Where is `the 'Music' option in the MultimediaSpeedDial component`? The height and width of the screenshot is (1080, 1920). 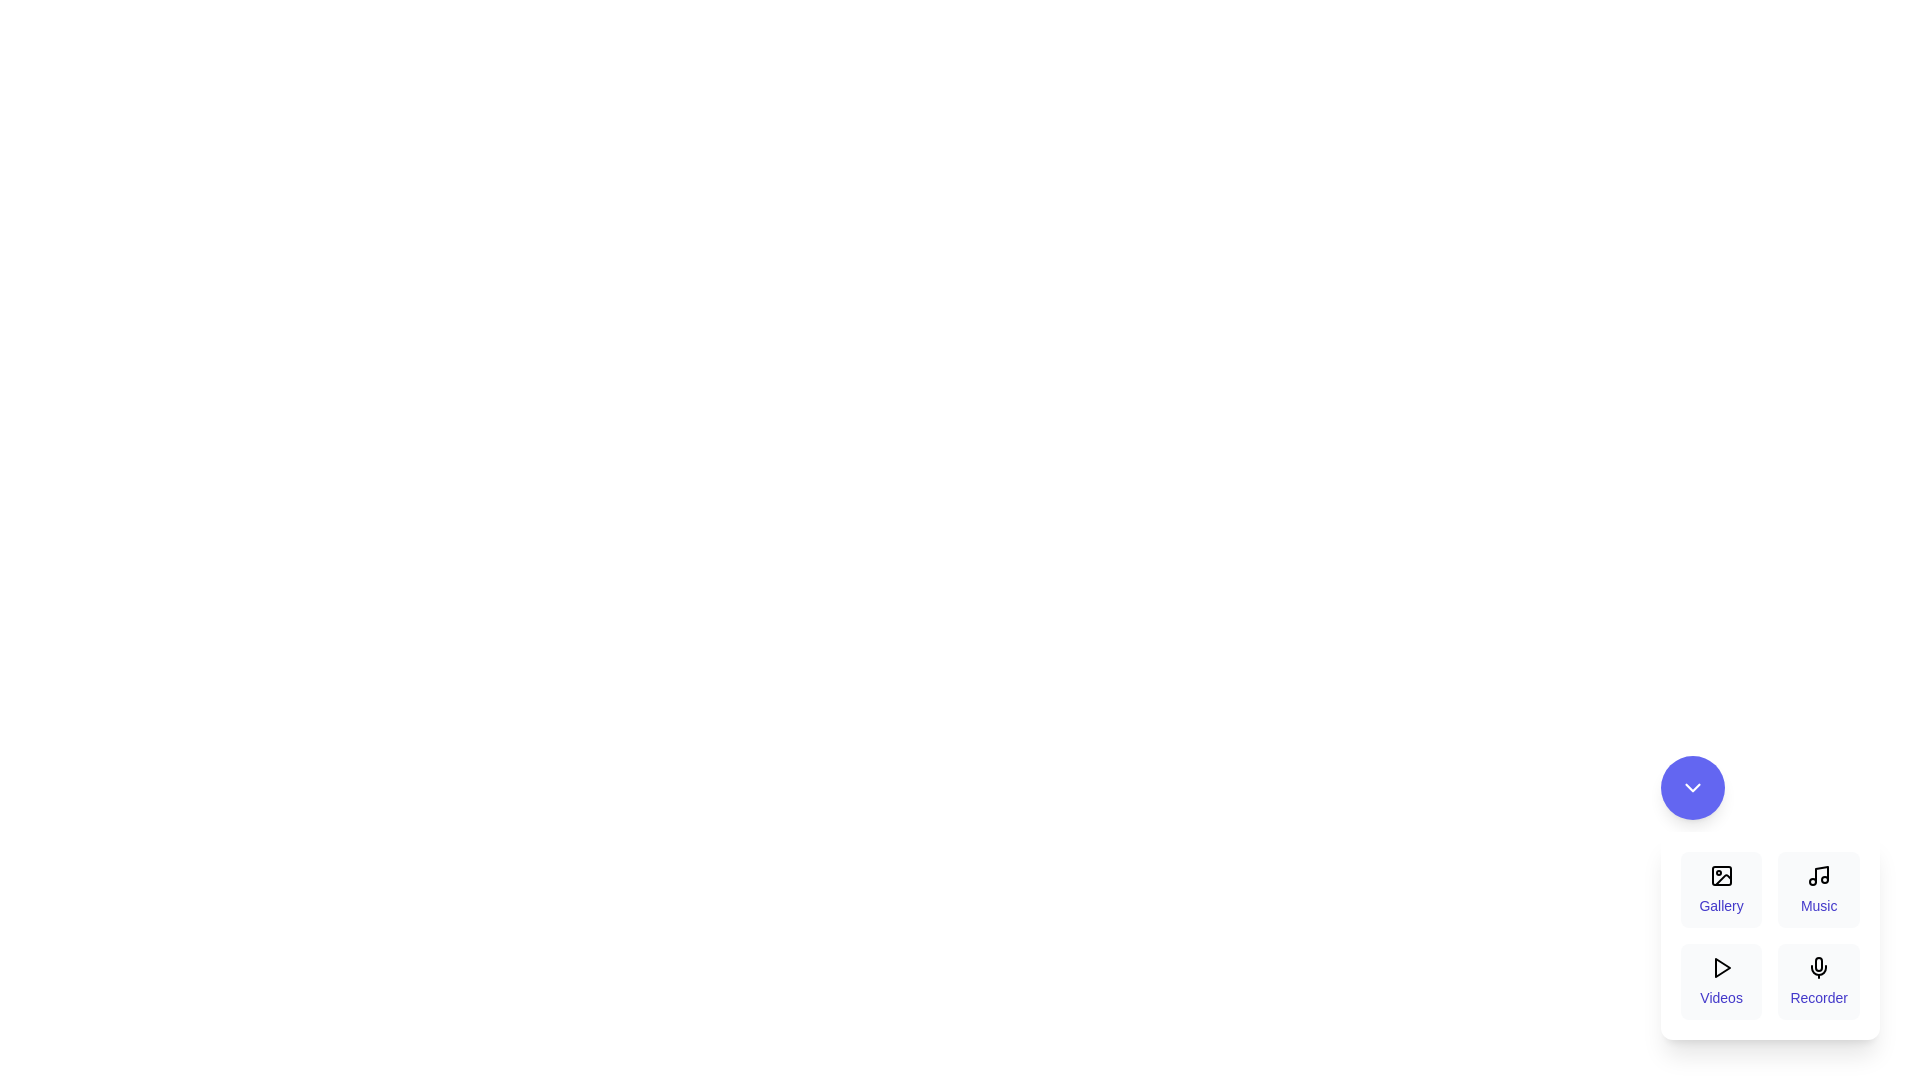
the 'Music' option in the MultimediaSpeedDial component is located at coordinates (1819, 889).